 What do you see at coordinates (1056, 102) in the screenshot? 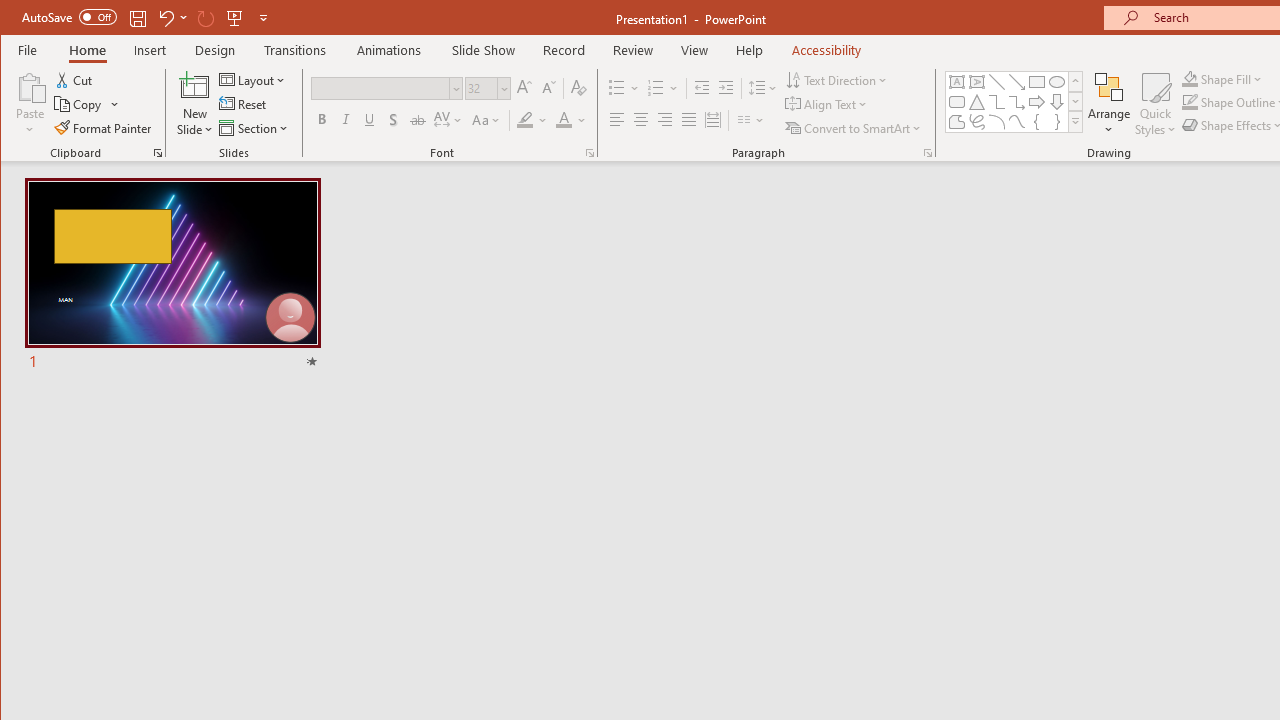
I see `'Arrow: Down'` at bounding box center [1056, 102].